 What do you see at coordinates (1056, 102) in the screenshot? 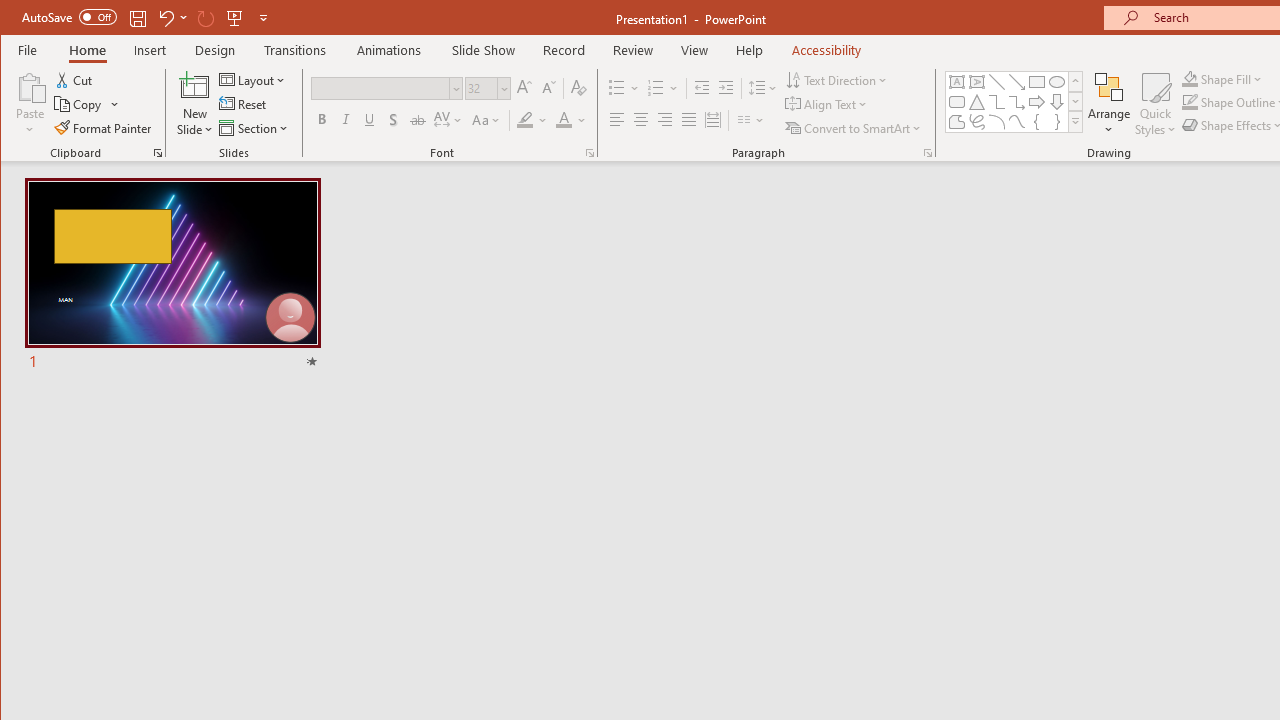
I see `'Arrow: Down'` at bounding box center [1056, 102].